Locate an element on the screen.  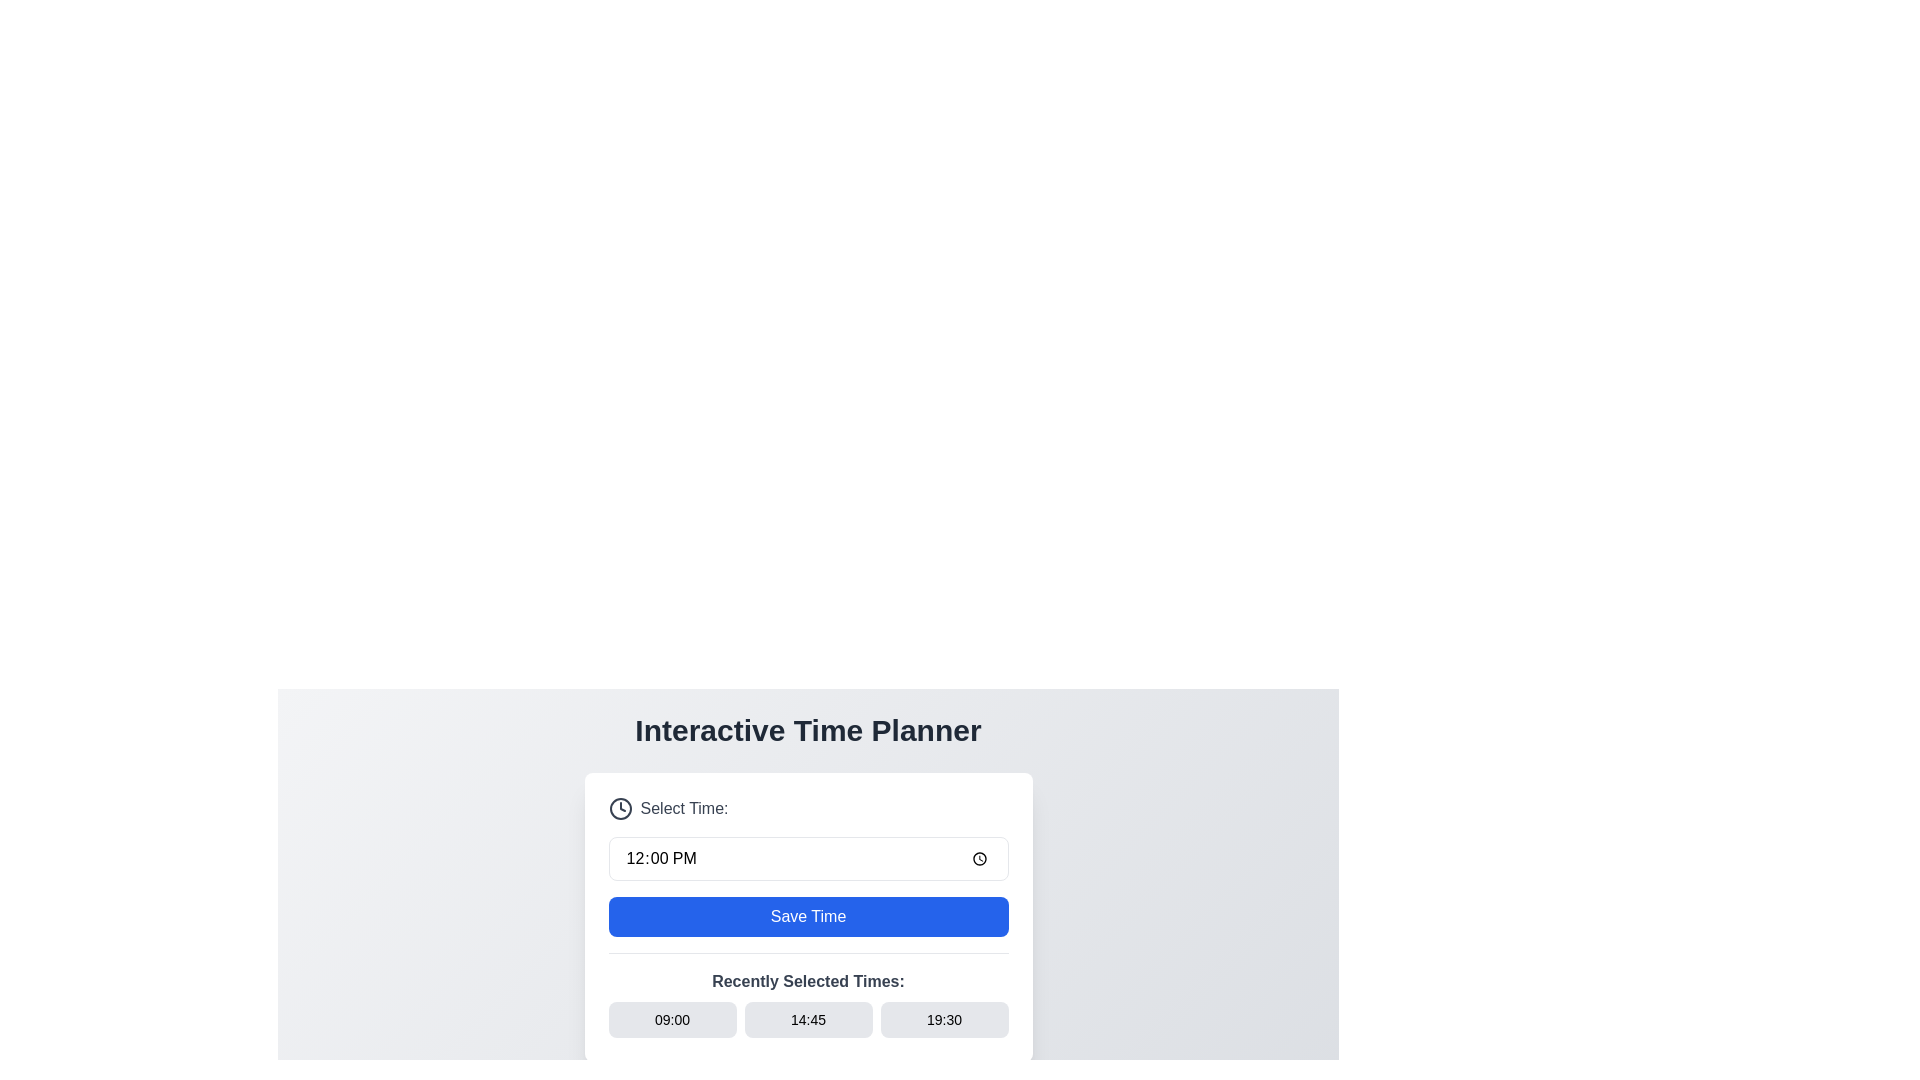
the middle button displaying the time '14:45' in the 'Recently Selected Times' section is located at coordinates (808, 1019).